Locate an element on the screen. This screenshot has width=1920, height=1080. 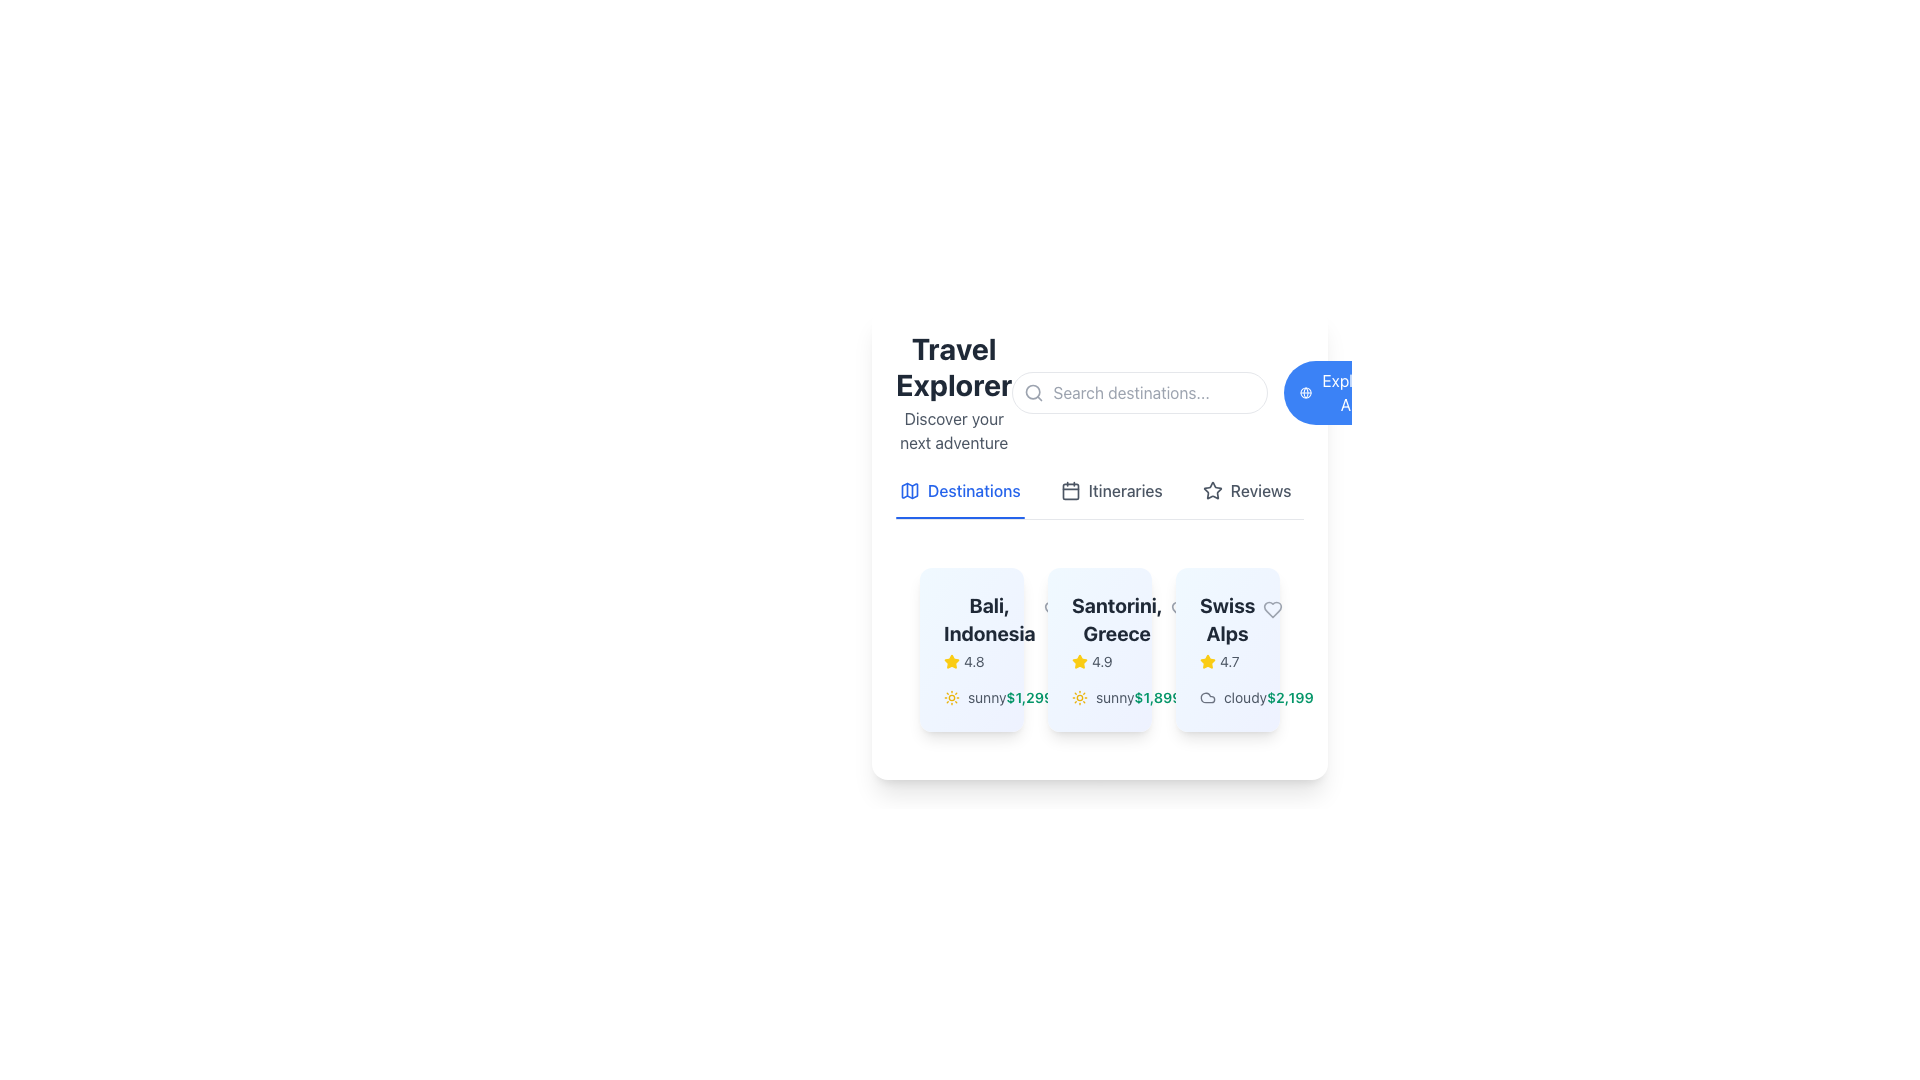
the text label displaying 'Santorini, Greece' with a rating of '4.9' and a yellow star icon, located in the middle of the second card in a horizontal list is located at coordinates (1098, 632).